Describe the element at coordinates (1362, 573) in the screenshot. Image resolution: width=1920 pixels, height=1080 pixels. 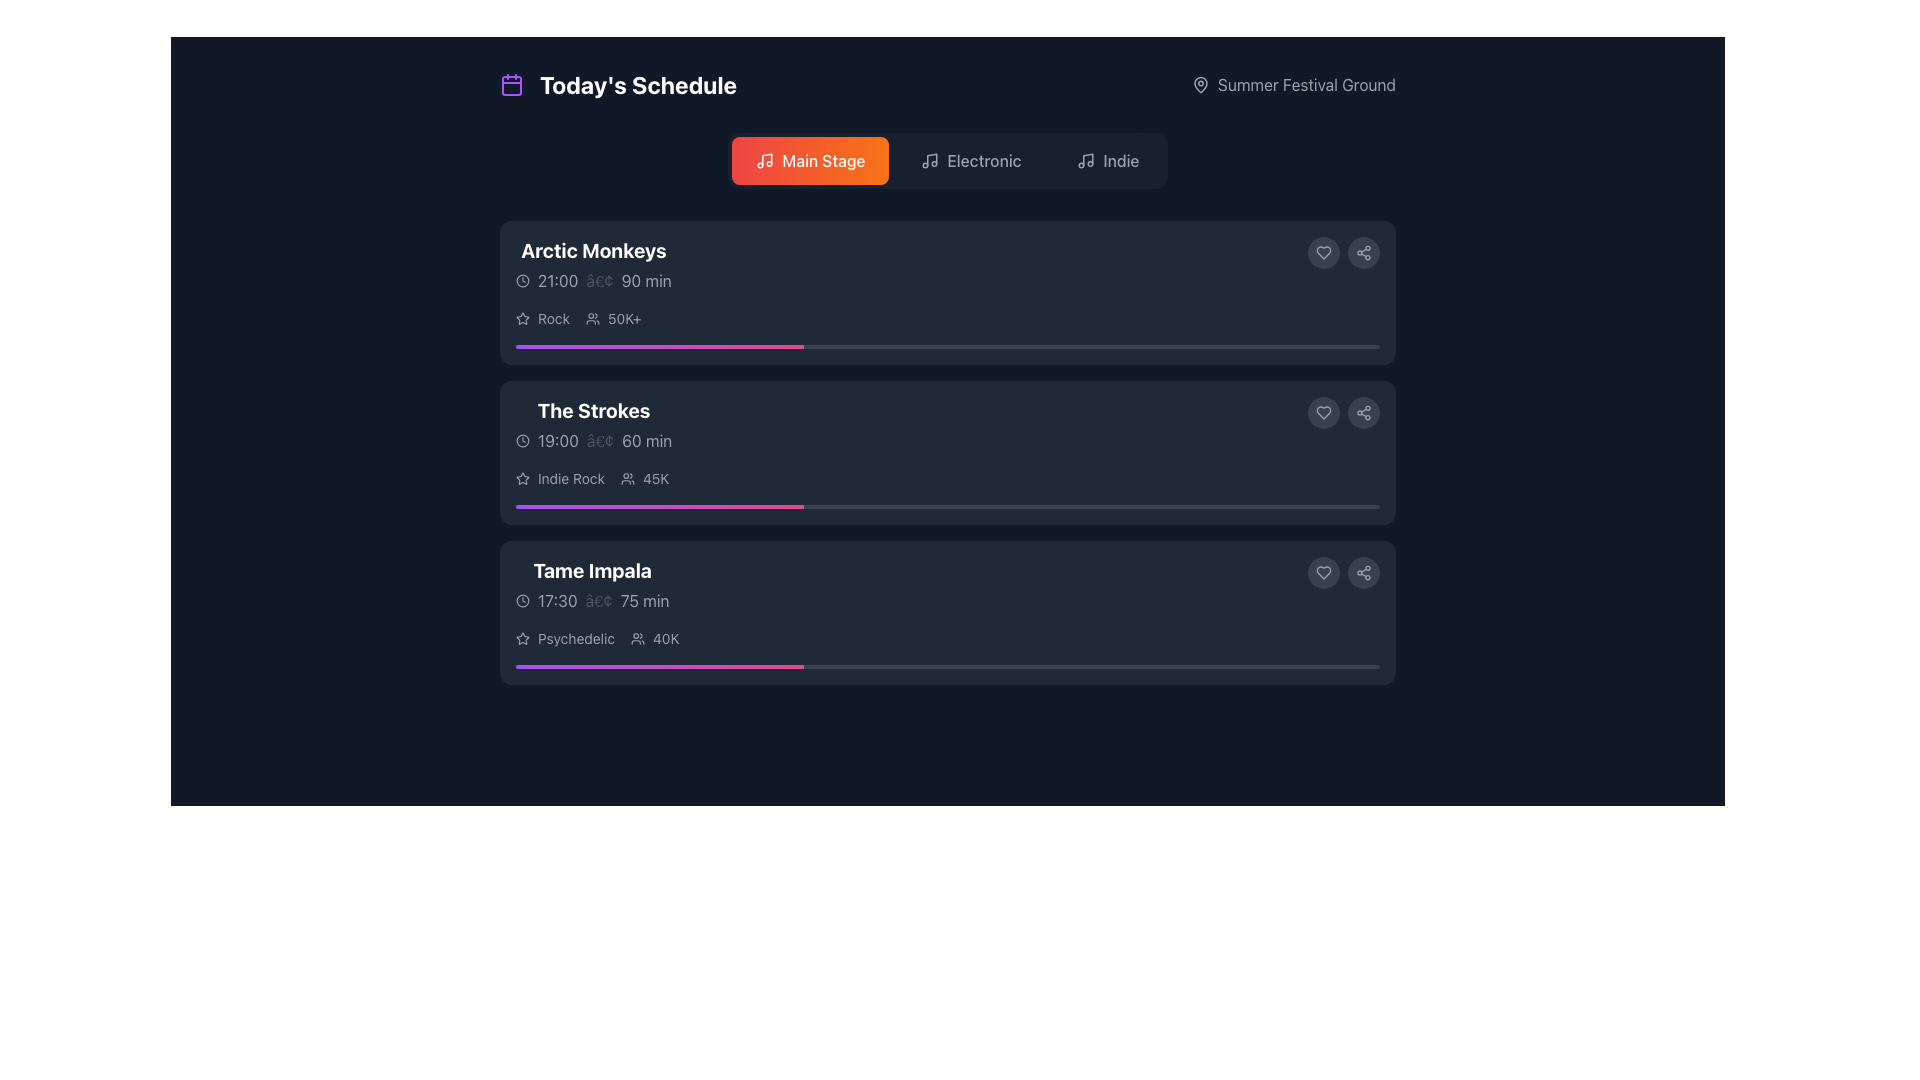
I see `the circular dark grey button with a share icon` at that location.